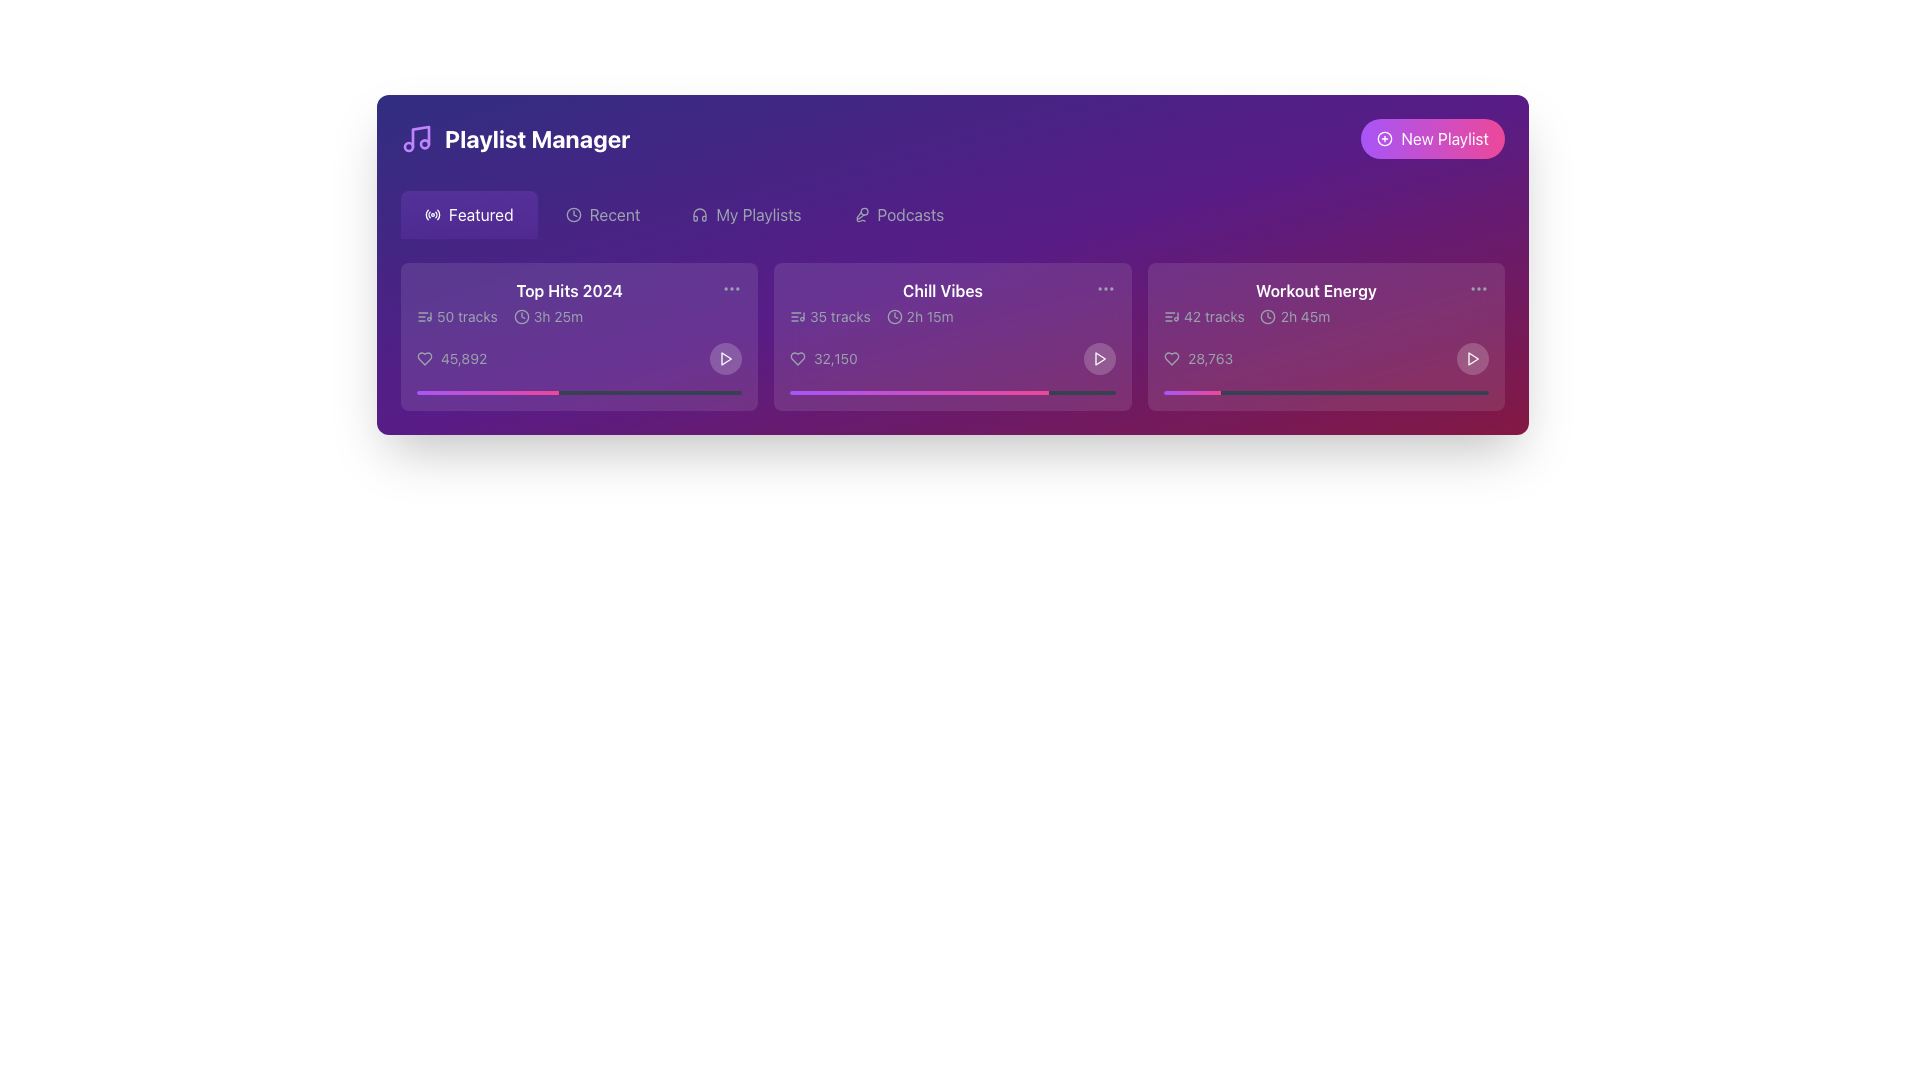 The height and width of the screenshot is (1080, 1920). I want to click on the progress bar segment representing the completion percentage for the 'Chill Vibes' playlist, so click(918, 393).